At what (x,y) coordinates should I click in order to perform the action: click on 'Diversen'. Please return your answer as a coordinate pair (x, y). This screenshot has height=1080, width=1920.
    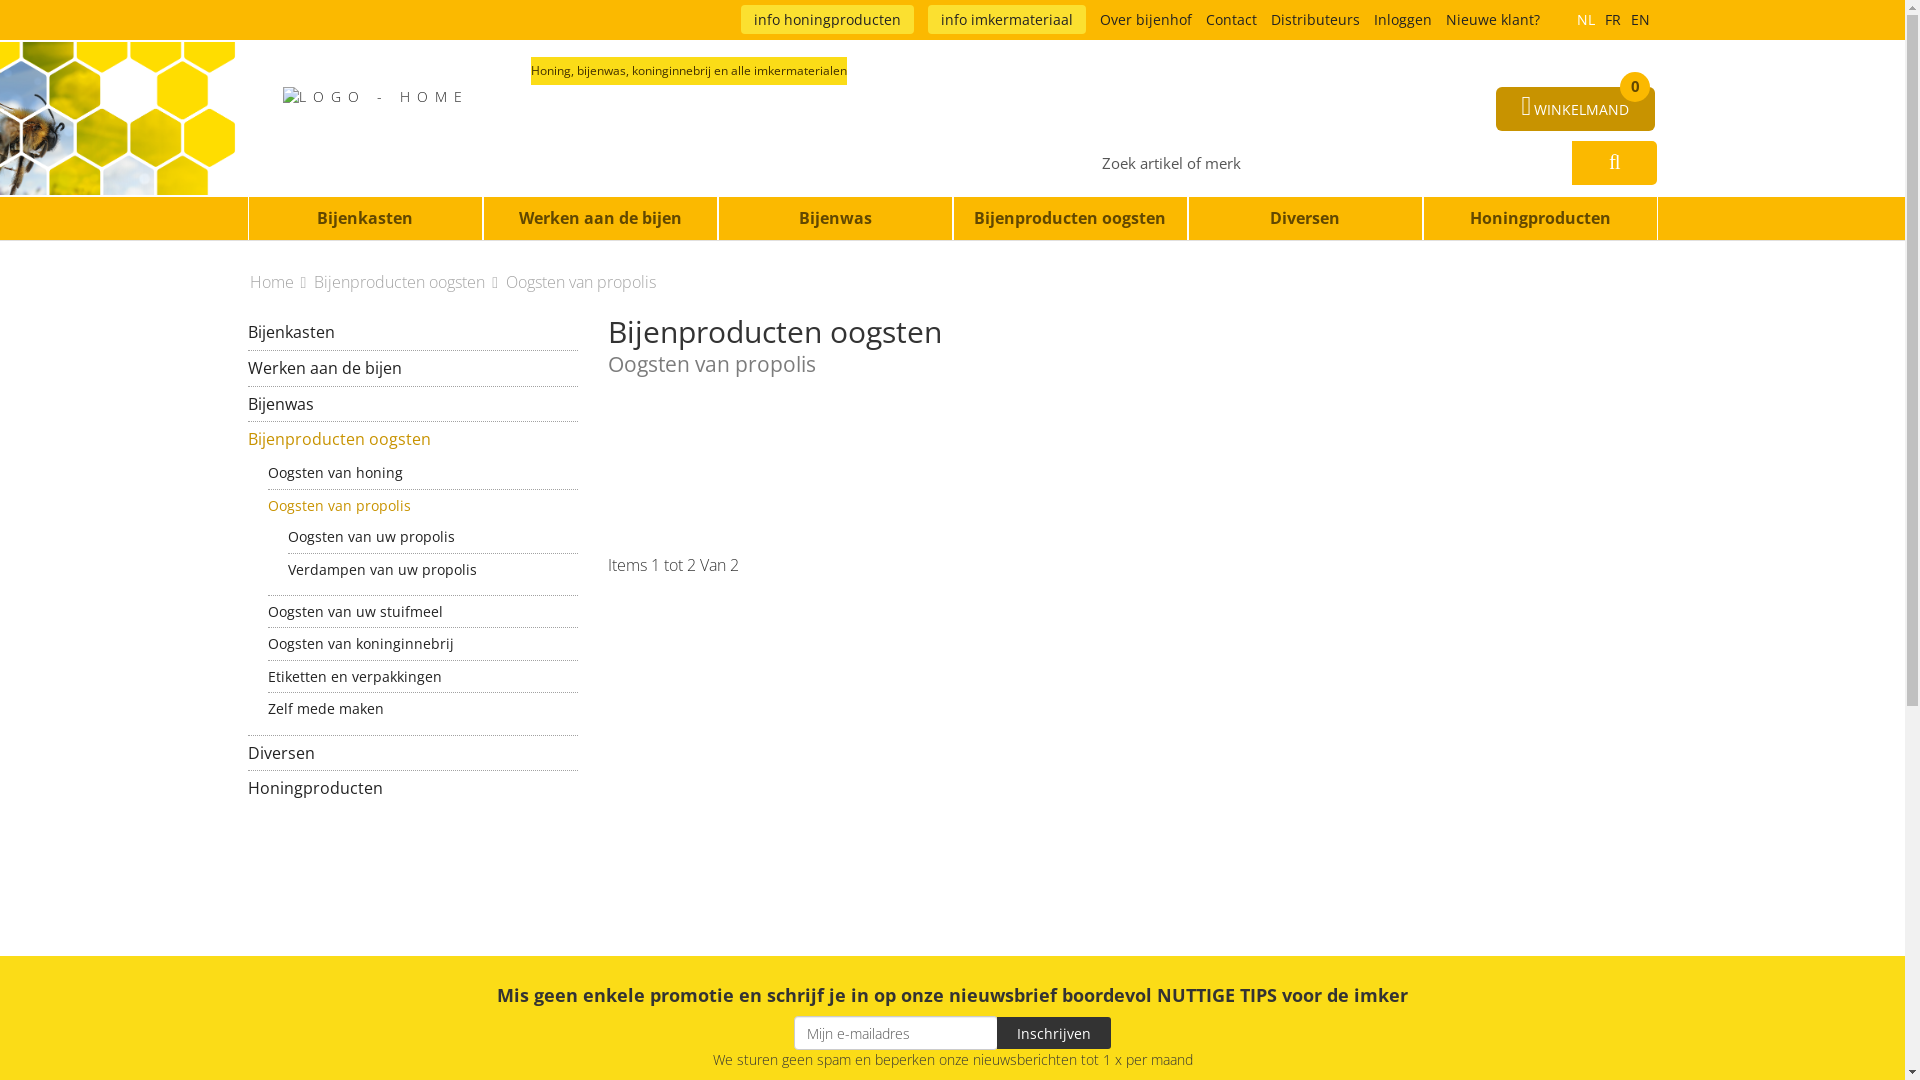
    Looking at the image, I should click on (411, 753).